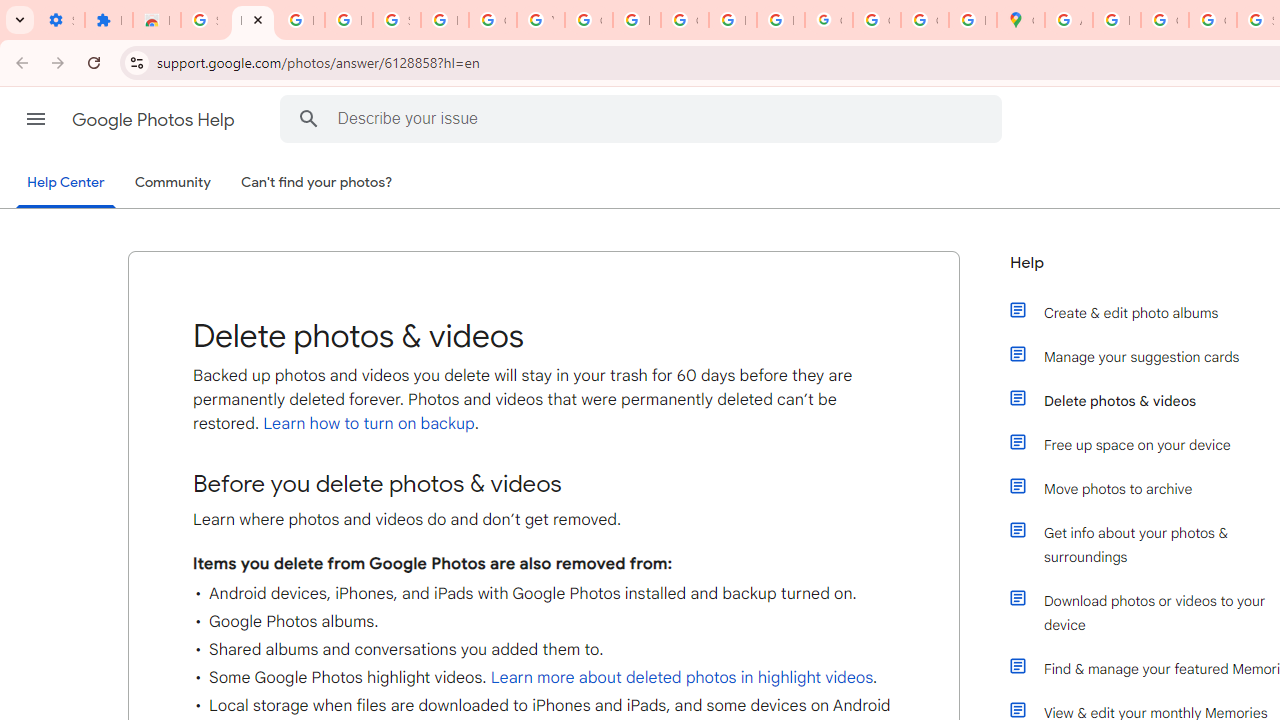  I want to click on 'Learn how to find your photos - Google Photos Help', so click(299, 20).